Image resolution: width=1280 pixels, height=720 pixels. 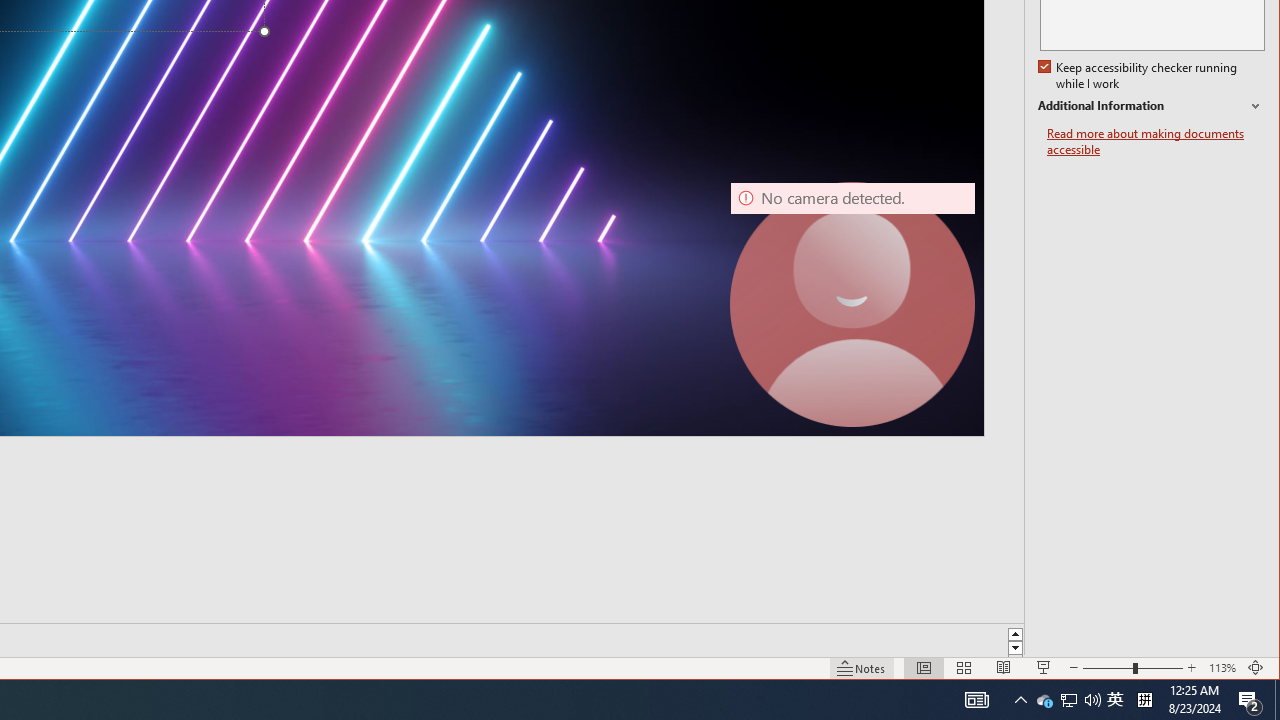 I want to click on 'Zoom 113%', so click(x=1221, y=668).